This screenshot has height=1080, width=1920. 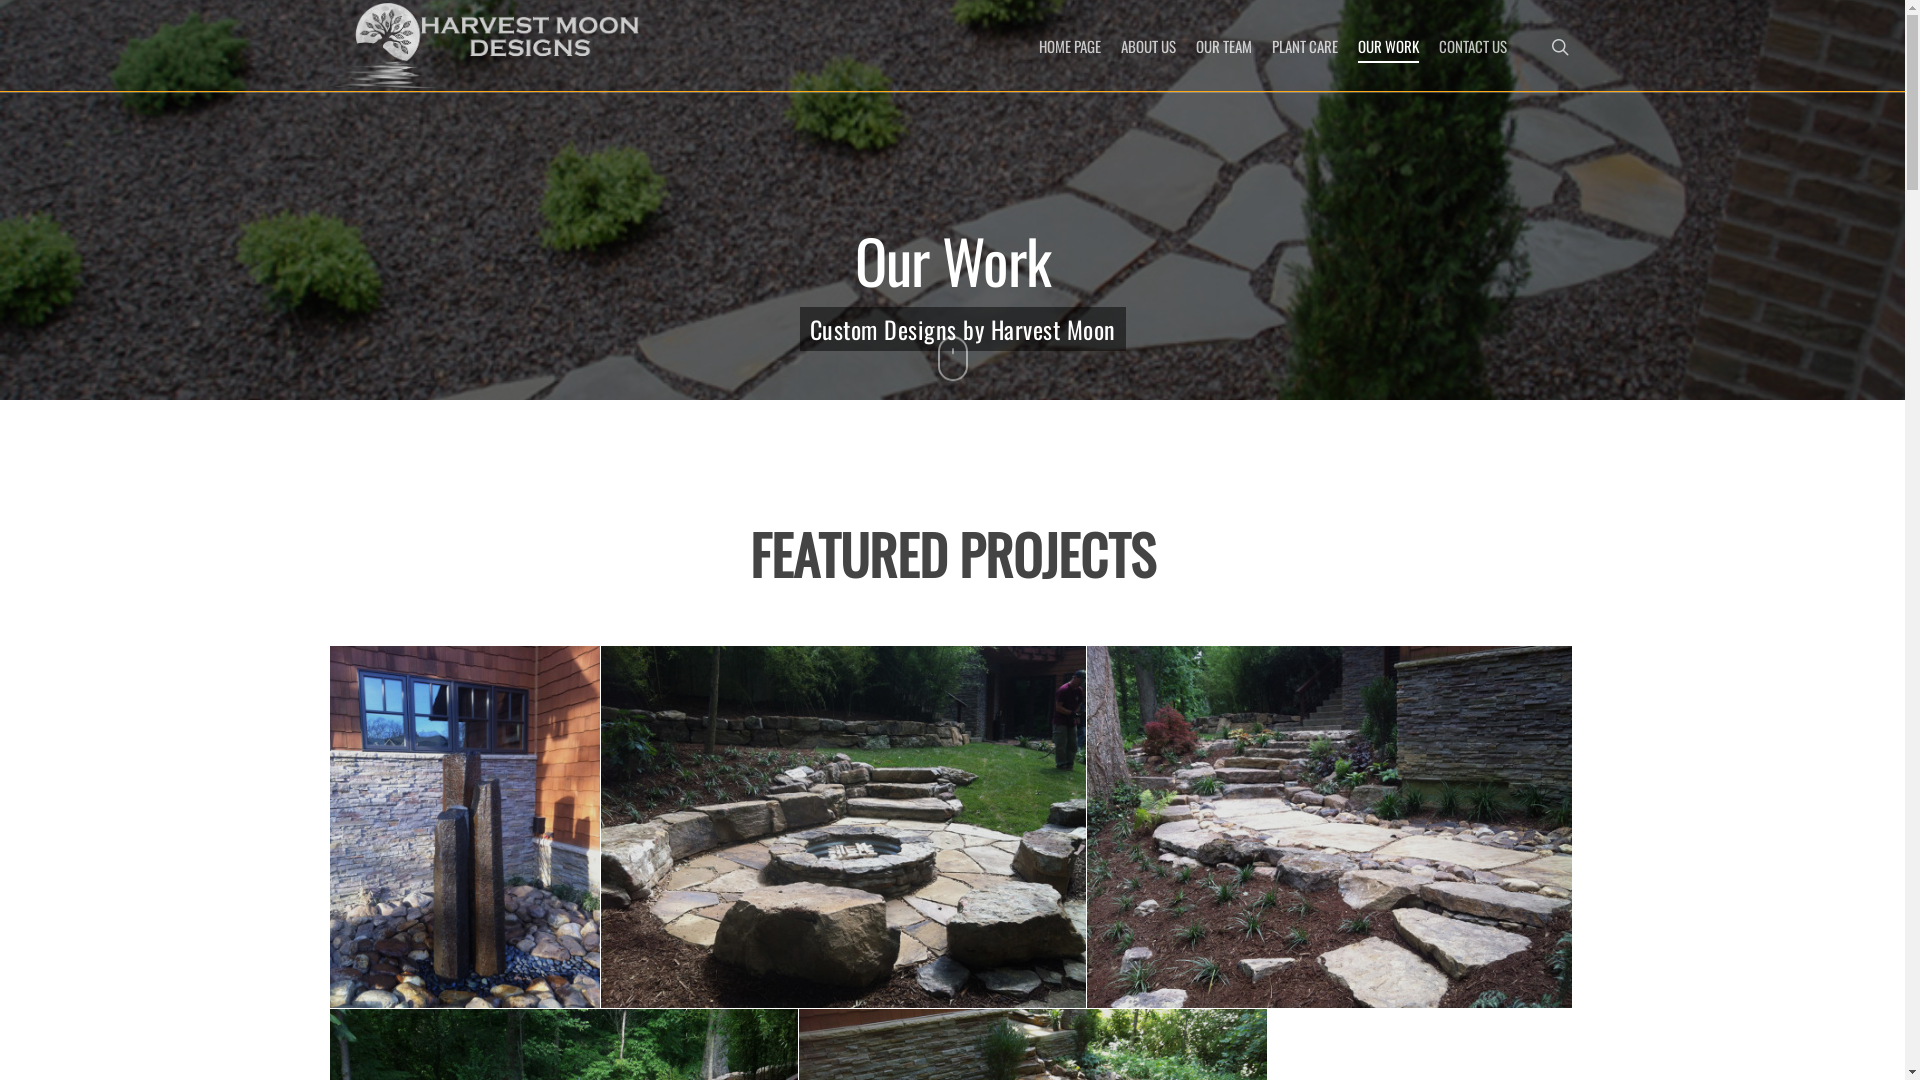 I want to click on 'HOME PAGE', so click(x=1069, y=45).